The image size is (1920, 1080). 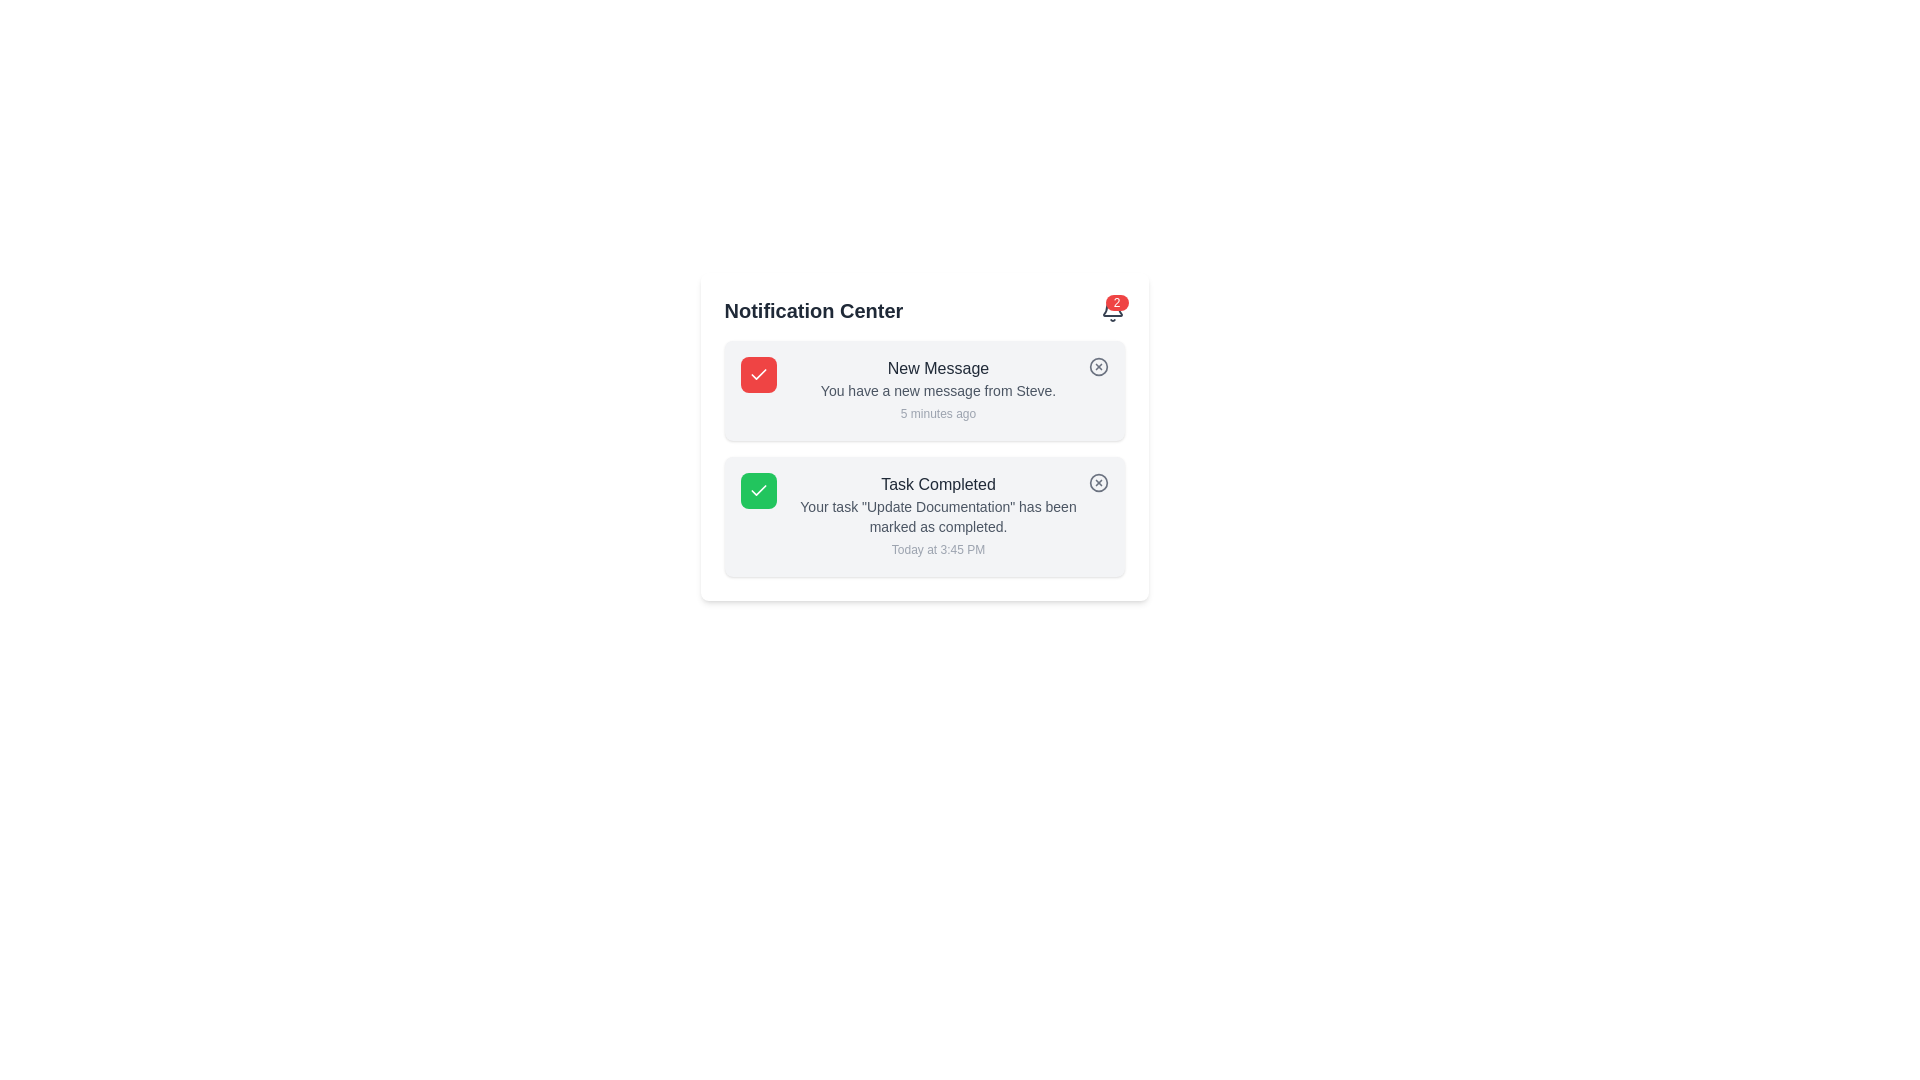 What do you see at coordinates (937, 550) in the screenshot?
I see `the small-sized text label displaying 'Today at 3:45 PM' in light gray color, which is positioned at the lower-right corner of the 'Task Completed' notification box` at bounding box center [937, 550].